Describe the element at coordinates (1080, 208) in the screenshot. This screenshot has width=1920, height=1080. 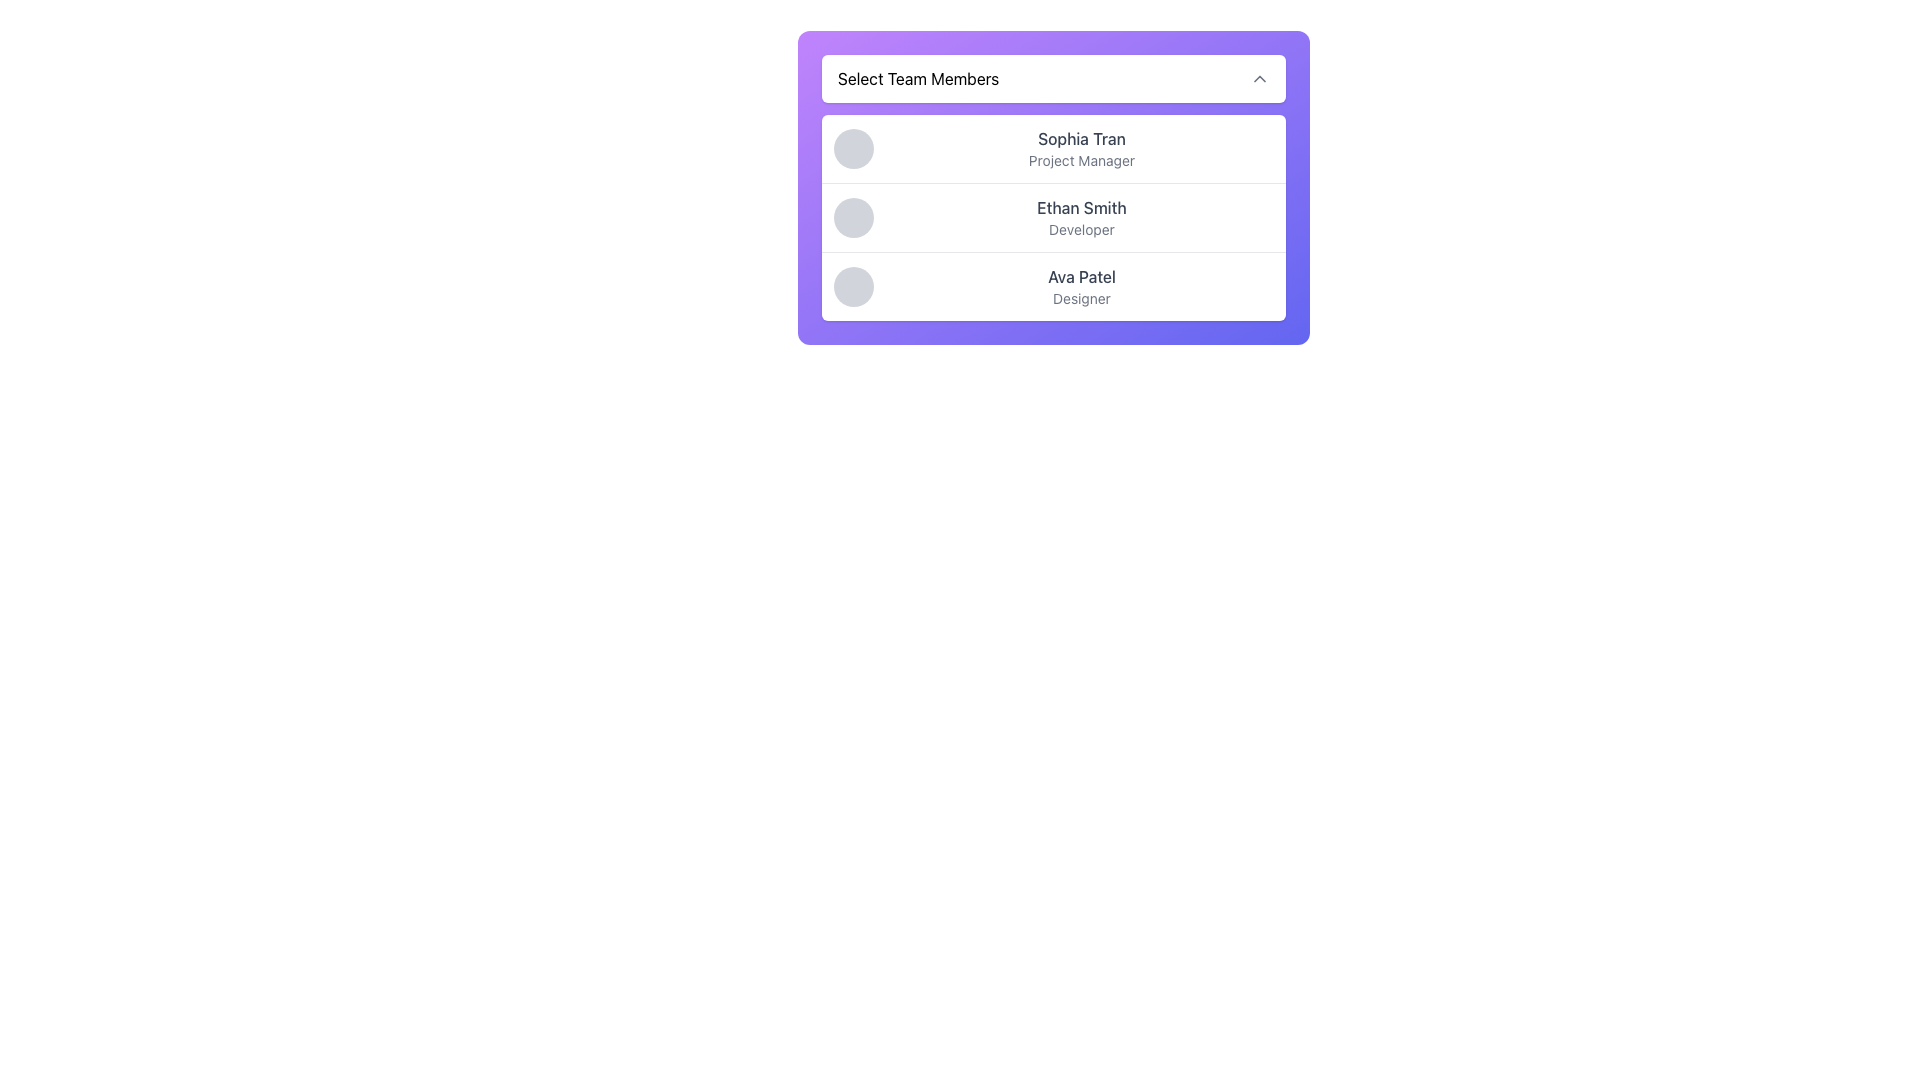
I see `the text label displaying the name 'Ethan Smith', which is styled in gray and positioned as the second entry in the list under 'Select Team Members'` at that location.